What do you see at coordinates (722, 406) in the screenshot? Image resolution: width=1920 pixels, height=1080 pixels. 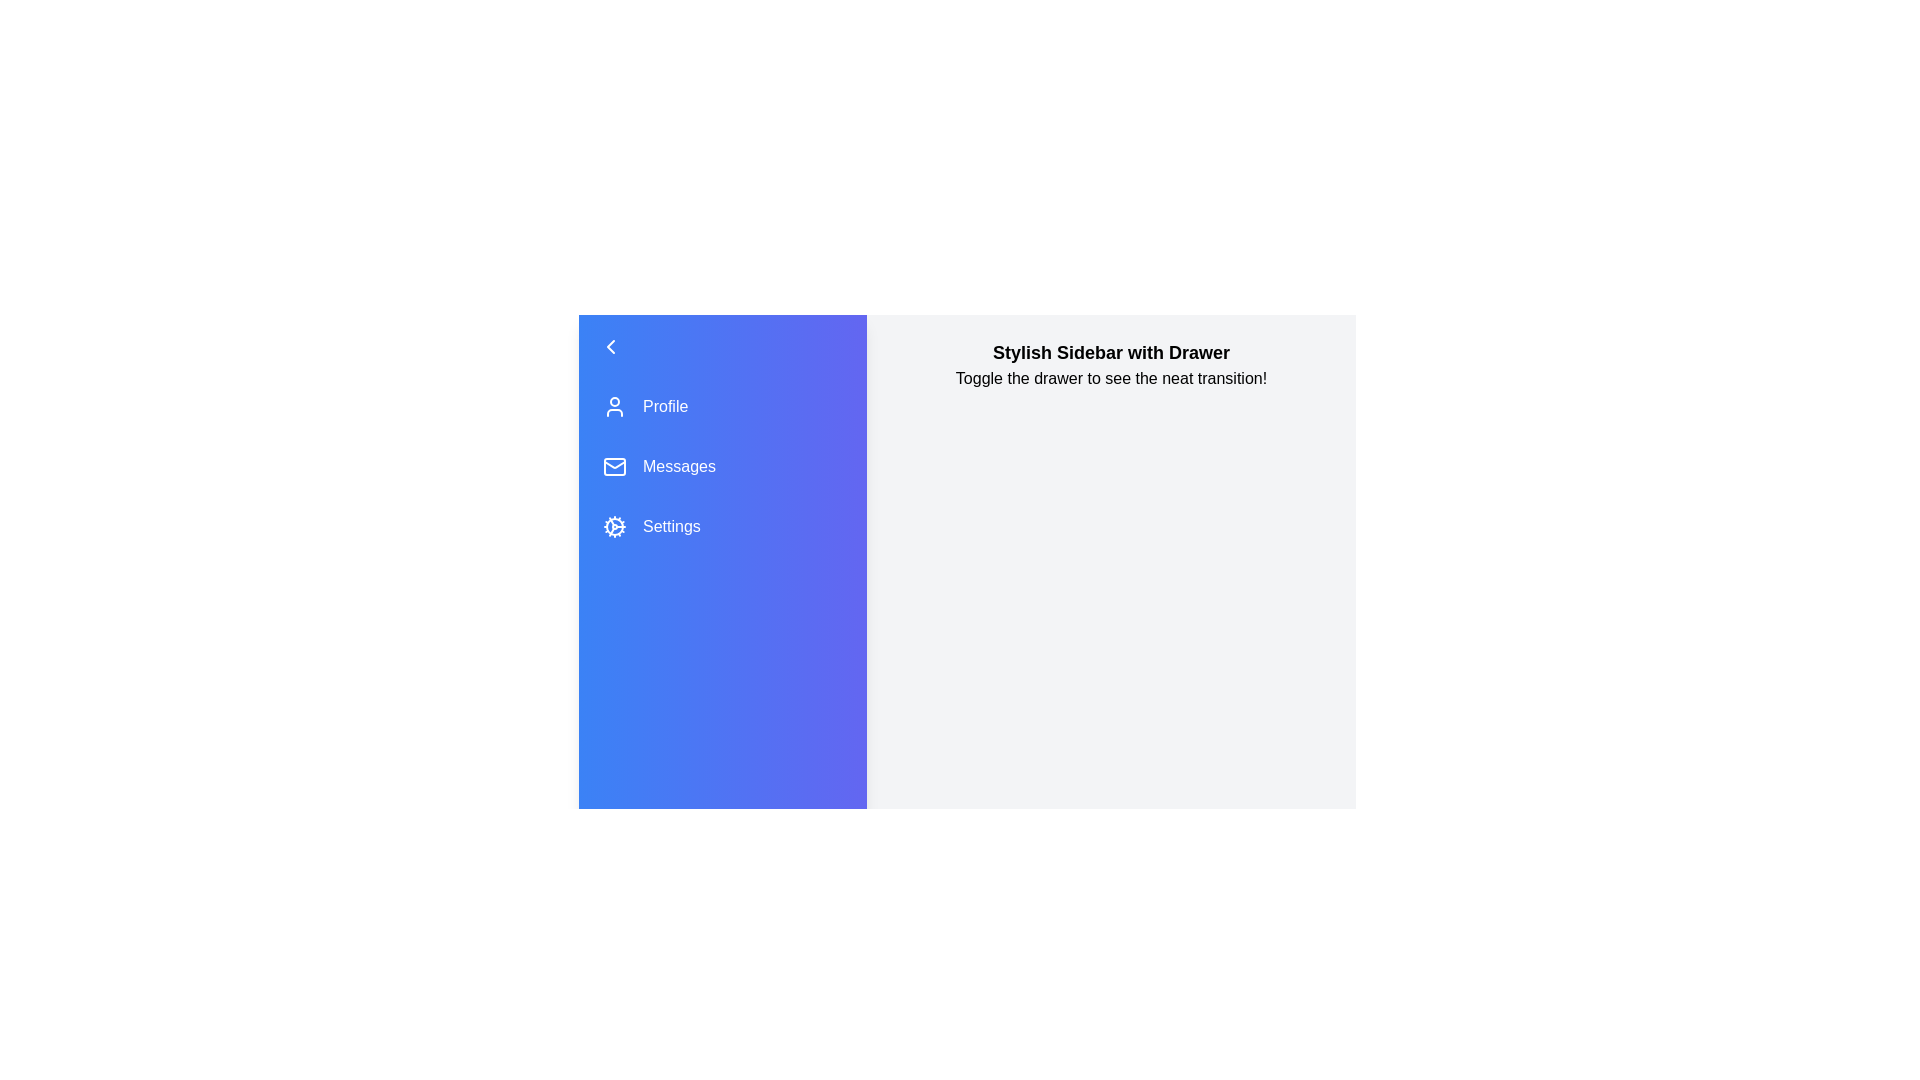 I see `the menu item Profile from the sidebar` at bounding box center [722, 406].